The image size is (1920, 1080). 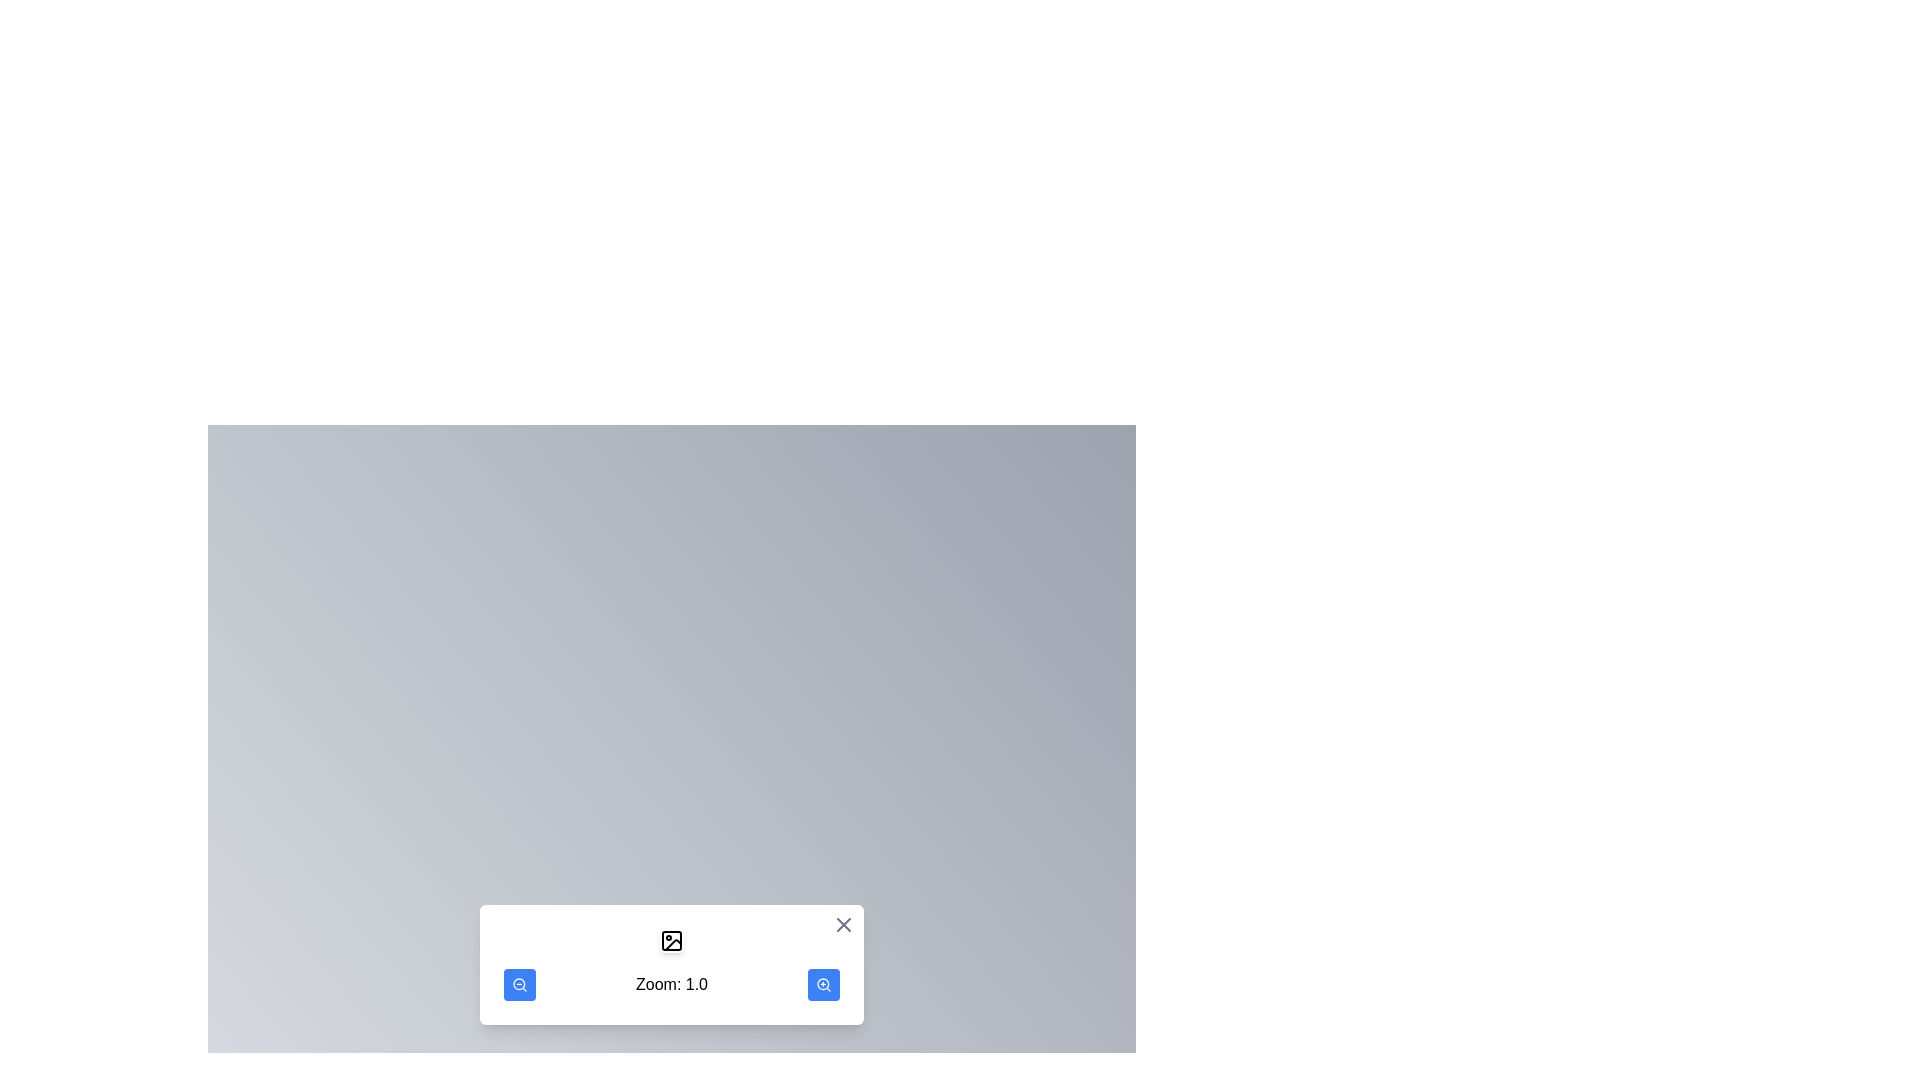 I want to click on text displayed as 'Zoom: 1.0' from the centered text display element located near the bottom of a modal interface, so click(x=672, y=983).